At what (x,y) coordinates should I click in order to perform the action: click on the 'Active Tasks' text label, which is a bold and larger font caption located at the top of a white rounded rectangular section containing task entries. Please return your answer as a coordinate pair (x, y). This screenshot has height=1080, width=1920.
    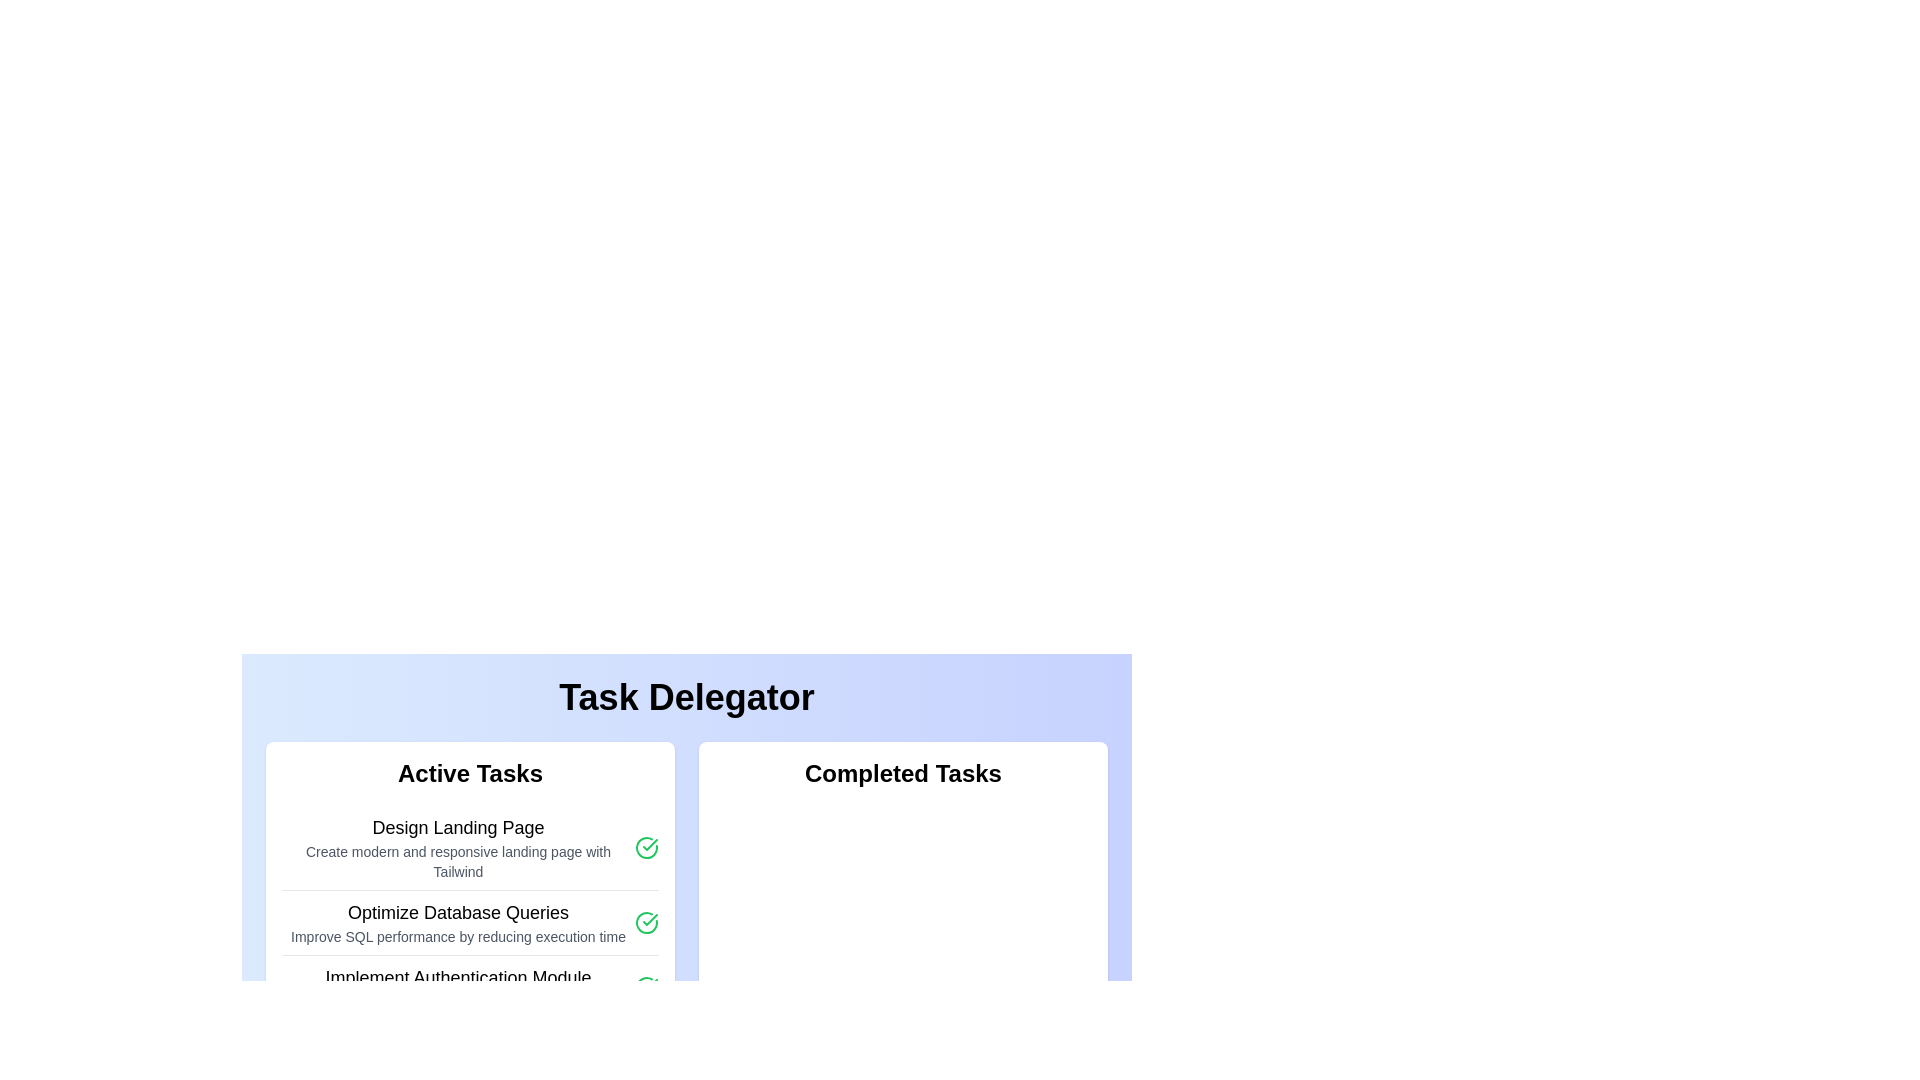
    Looking at the image, I should click on (469, 773).